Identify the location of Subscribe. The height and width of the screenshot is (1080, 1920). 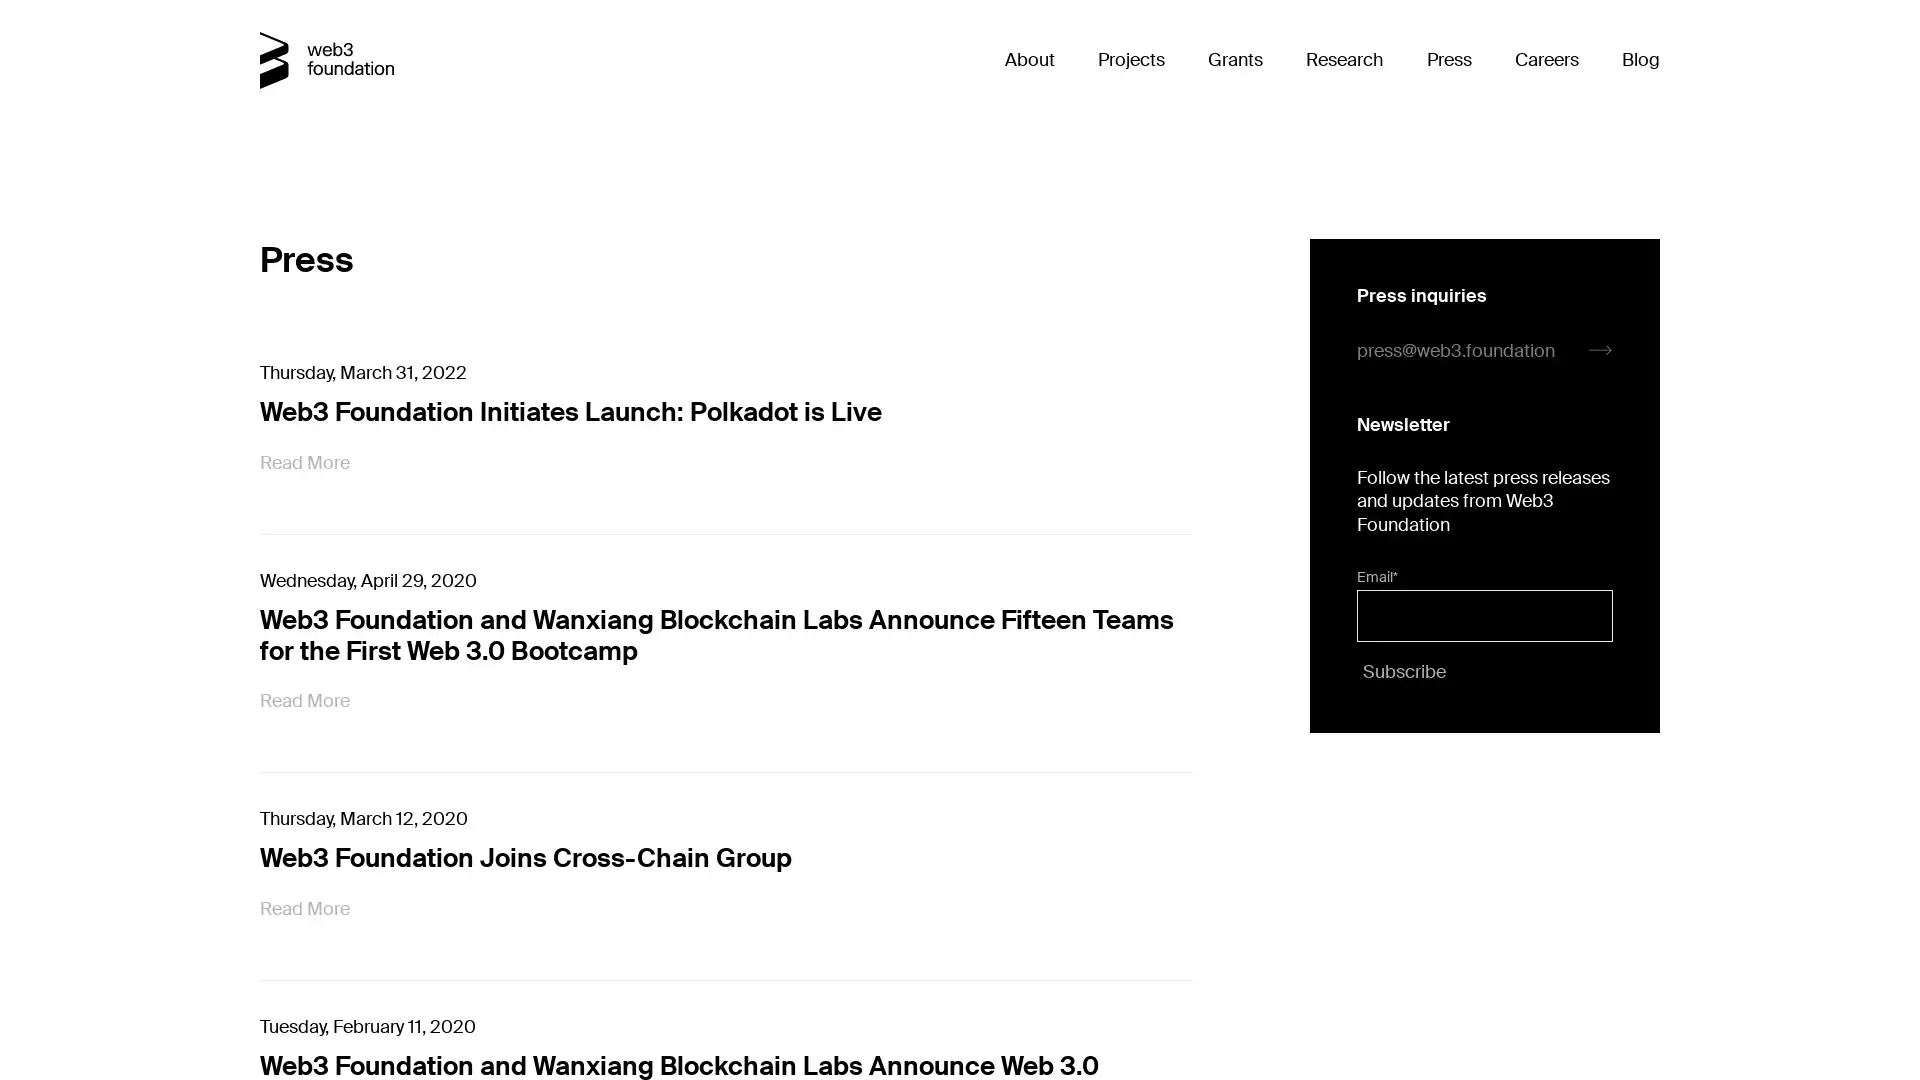
(1400, 670).